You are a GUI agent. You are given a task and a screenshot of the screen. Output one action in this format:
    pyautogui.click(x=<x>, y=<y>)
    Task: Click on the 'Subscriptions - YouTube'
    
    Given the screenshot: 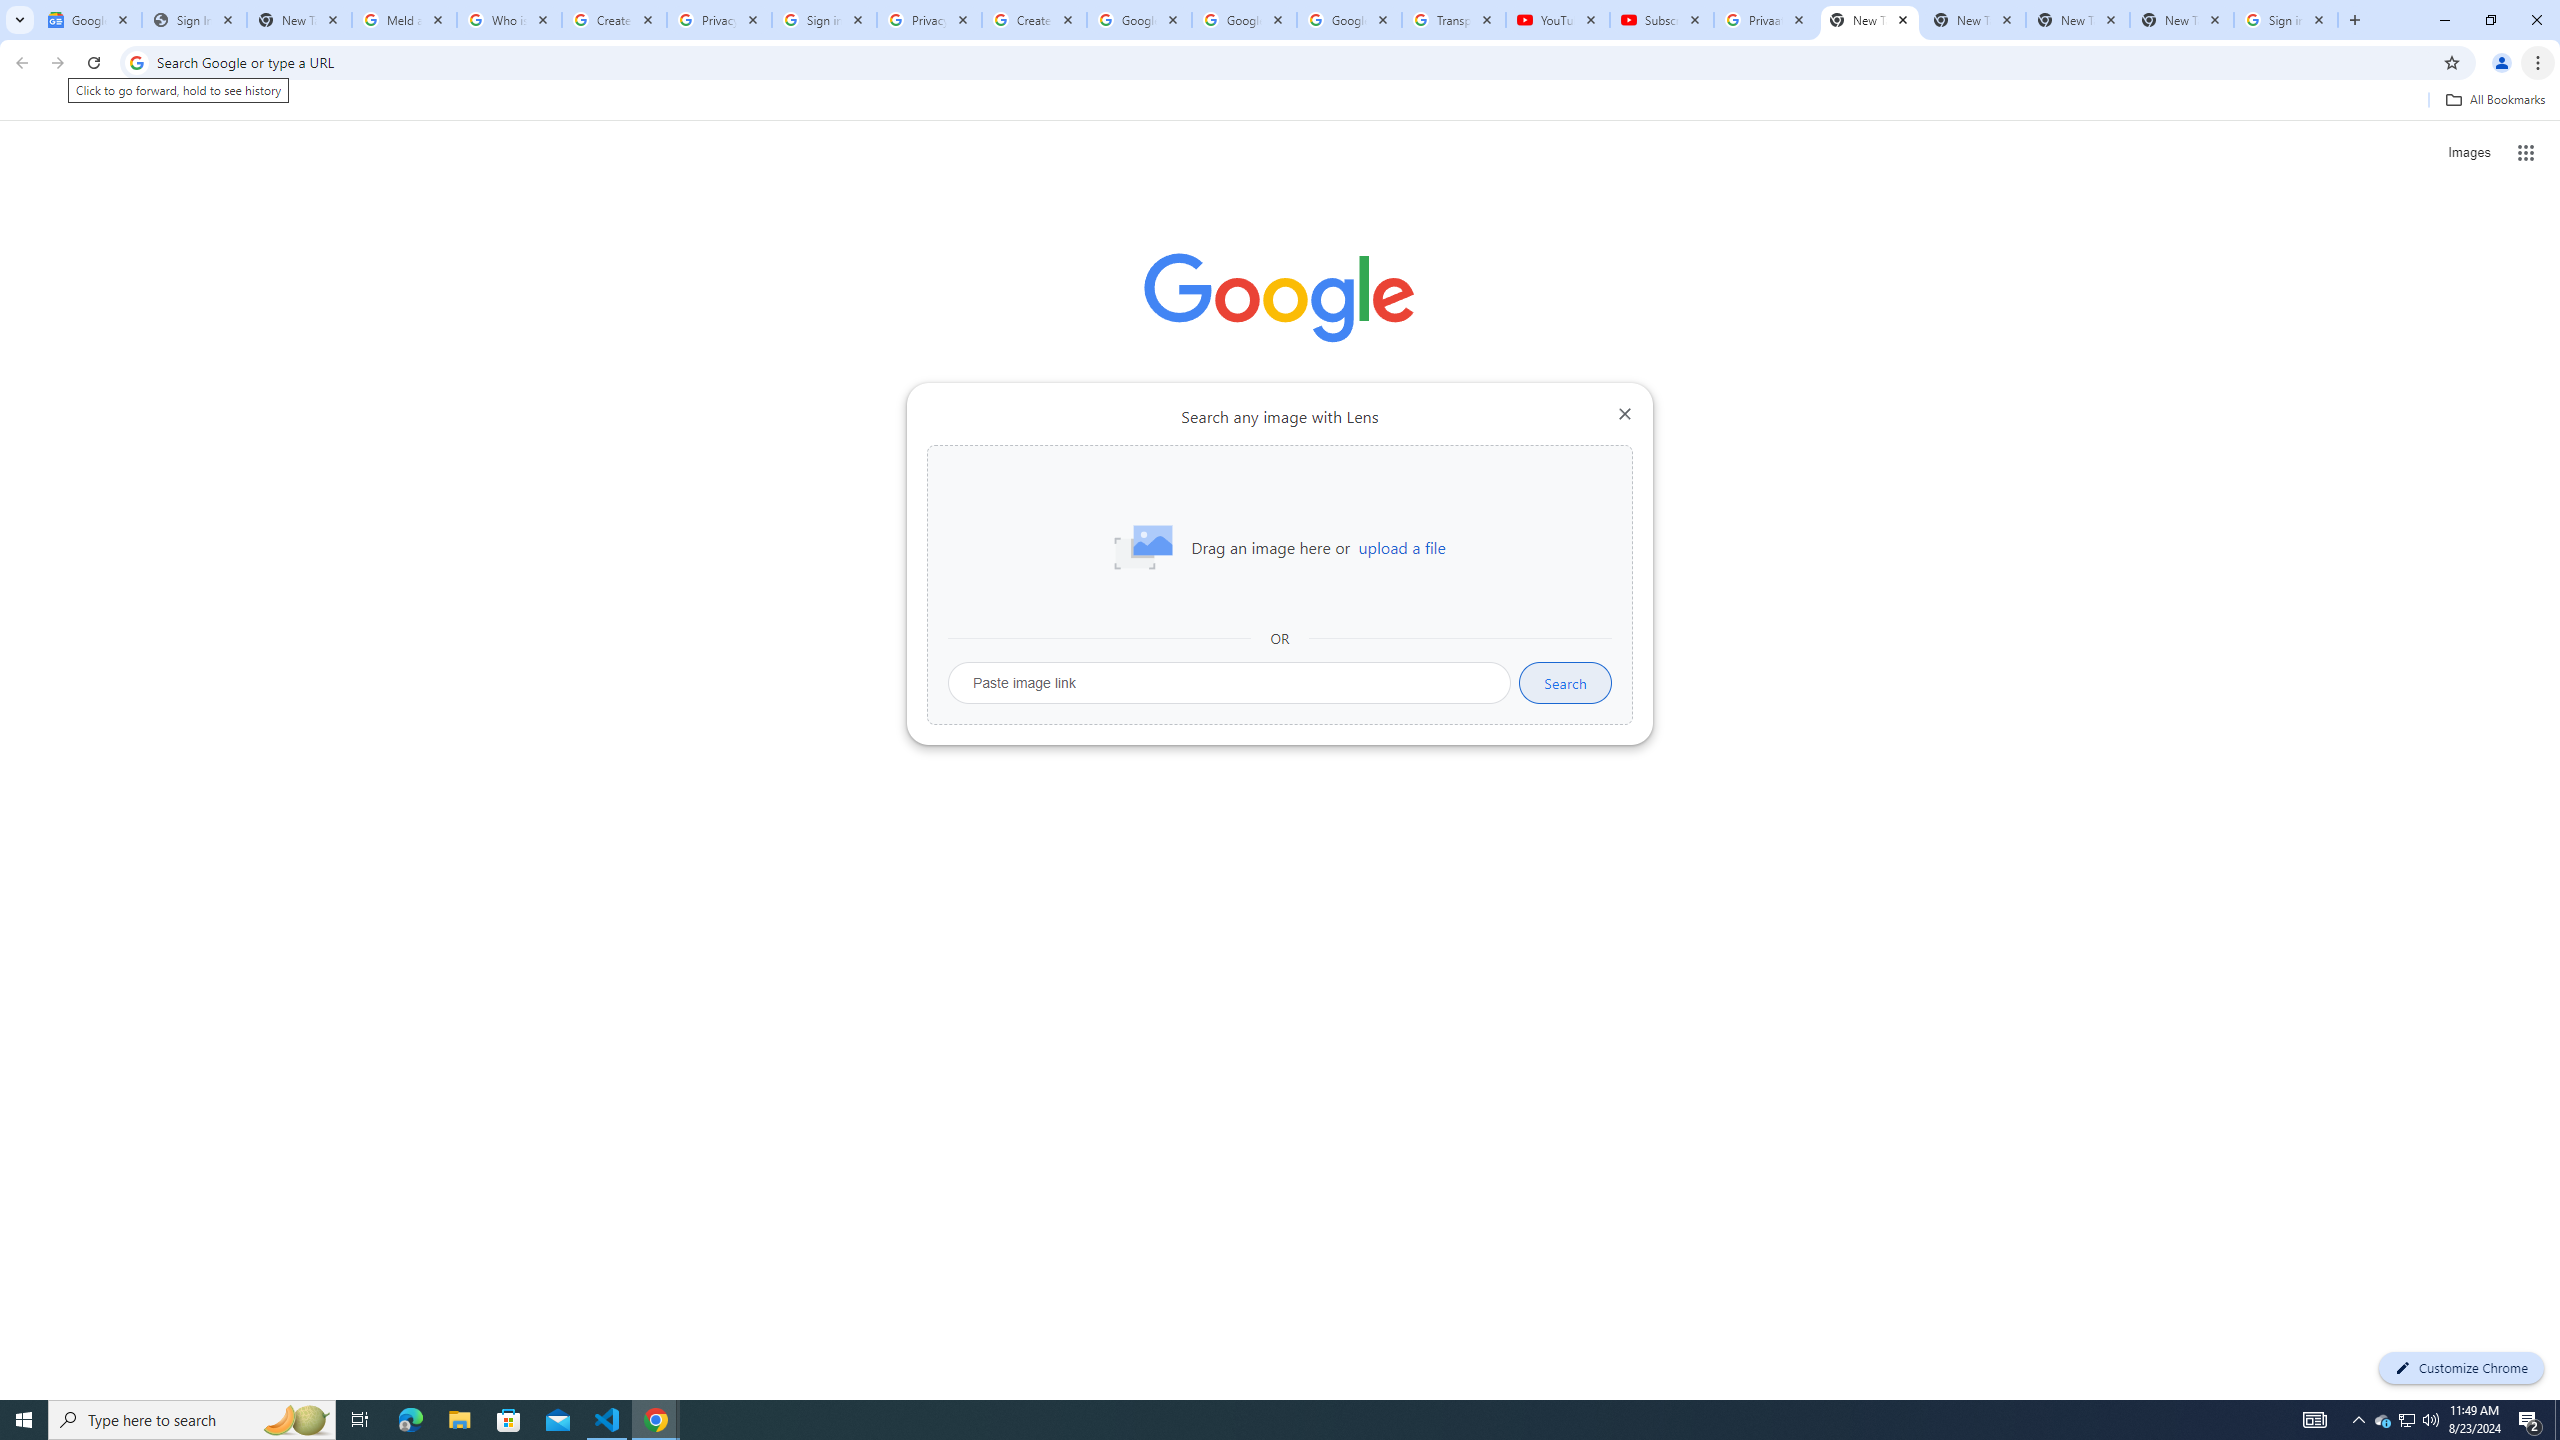 What is the action you would take?
    pyautogui.click(x=1660, y=19)
    